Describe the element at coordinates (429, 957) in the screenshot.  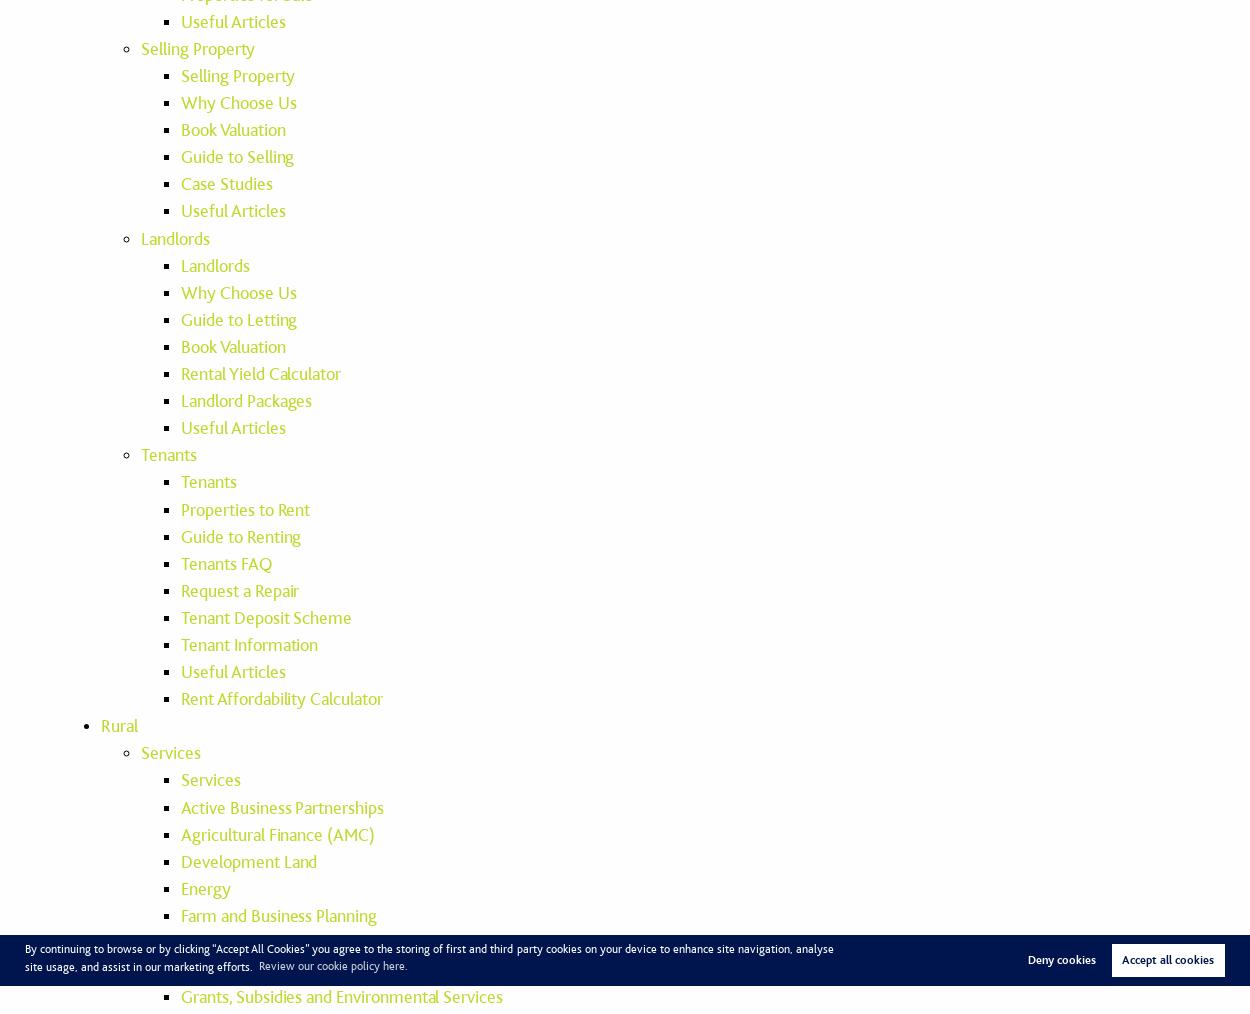
I see `'By continuing to browse or by clicking “Accept All Cookies” you agree to the storing of first and third-party cookies on your device to enhance site navigation, analyse site usage, and assist in our marketing efforts.'` at that location.